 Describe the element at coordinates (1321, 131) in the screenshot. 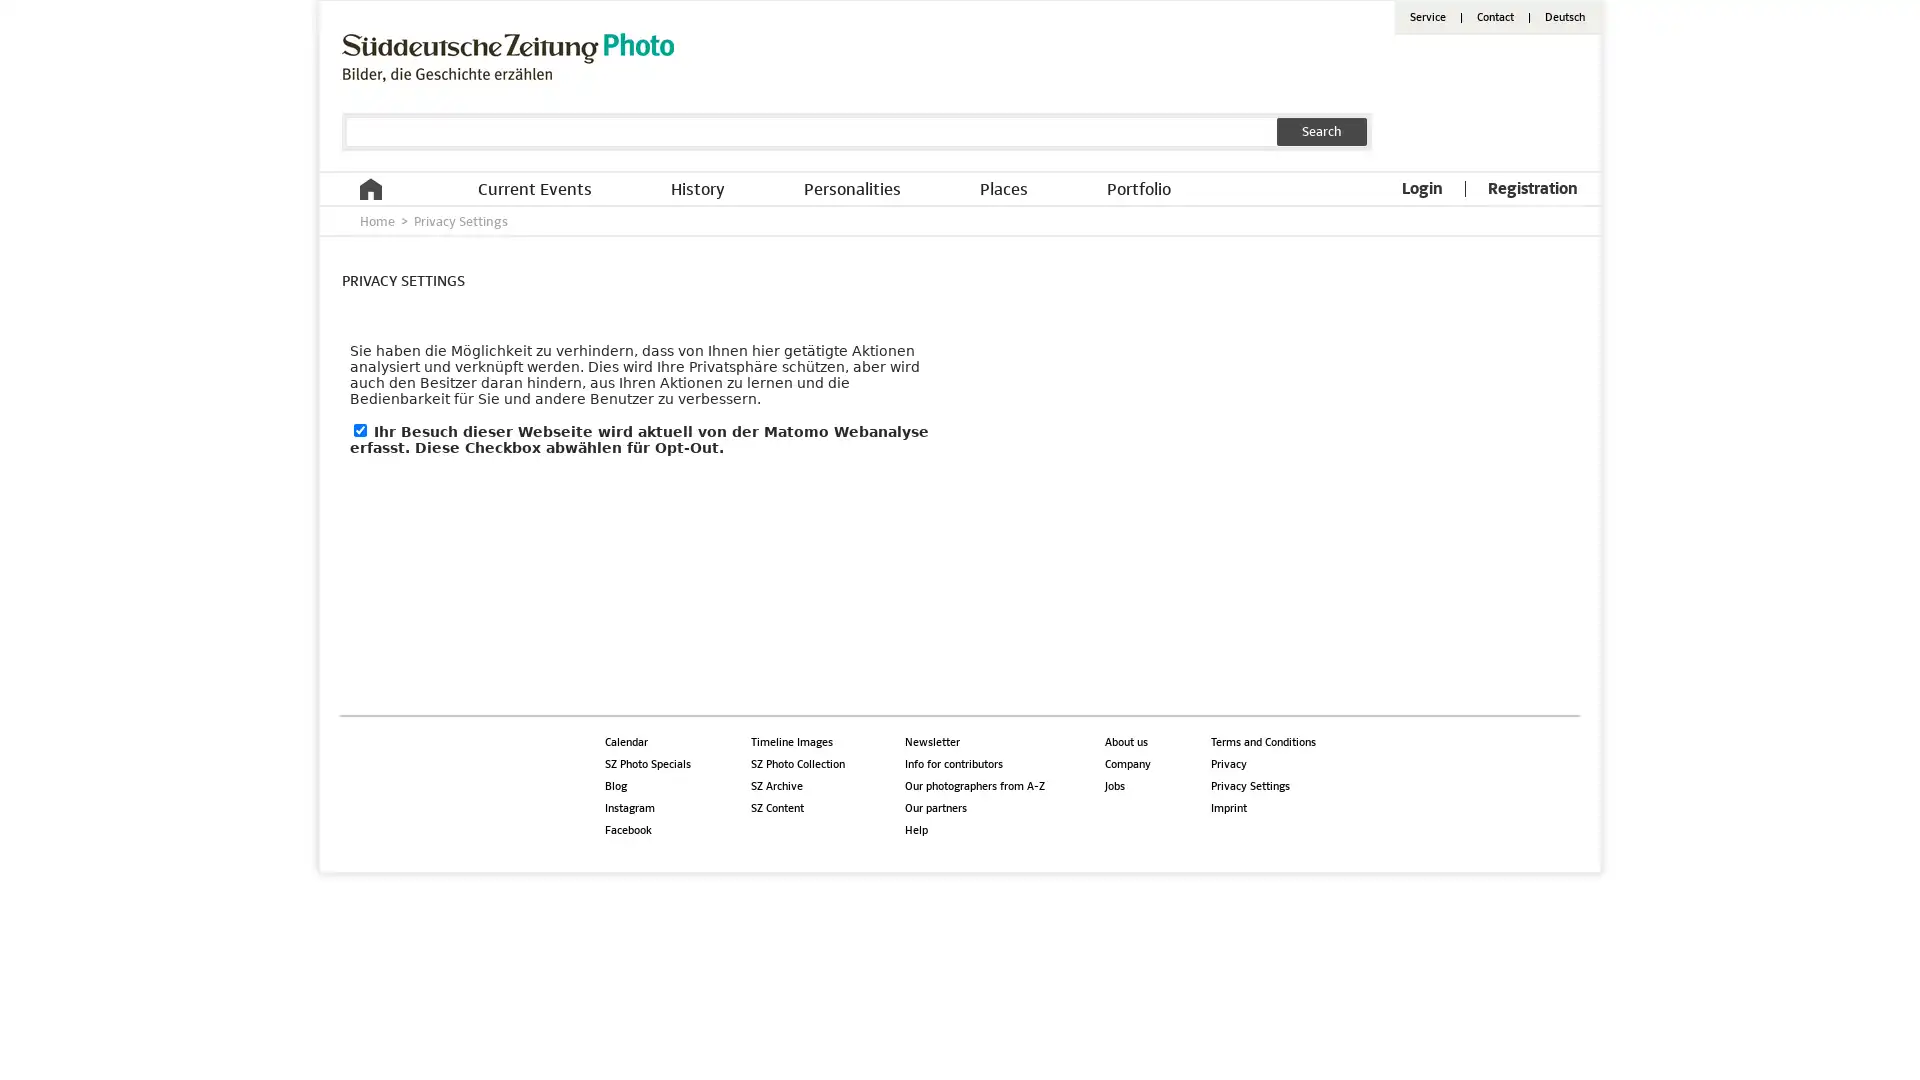

I see `Search` at that location.